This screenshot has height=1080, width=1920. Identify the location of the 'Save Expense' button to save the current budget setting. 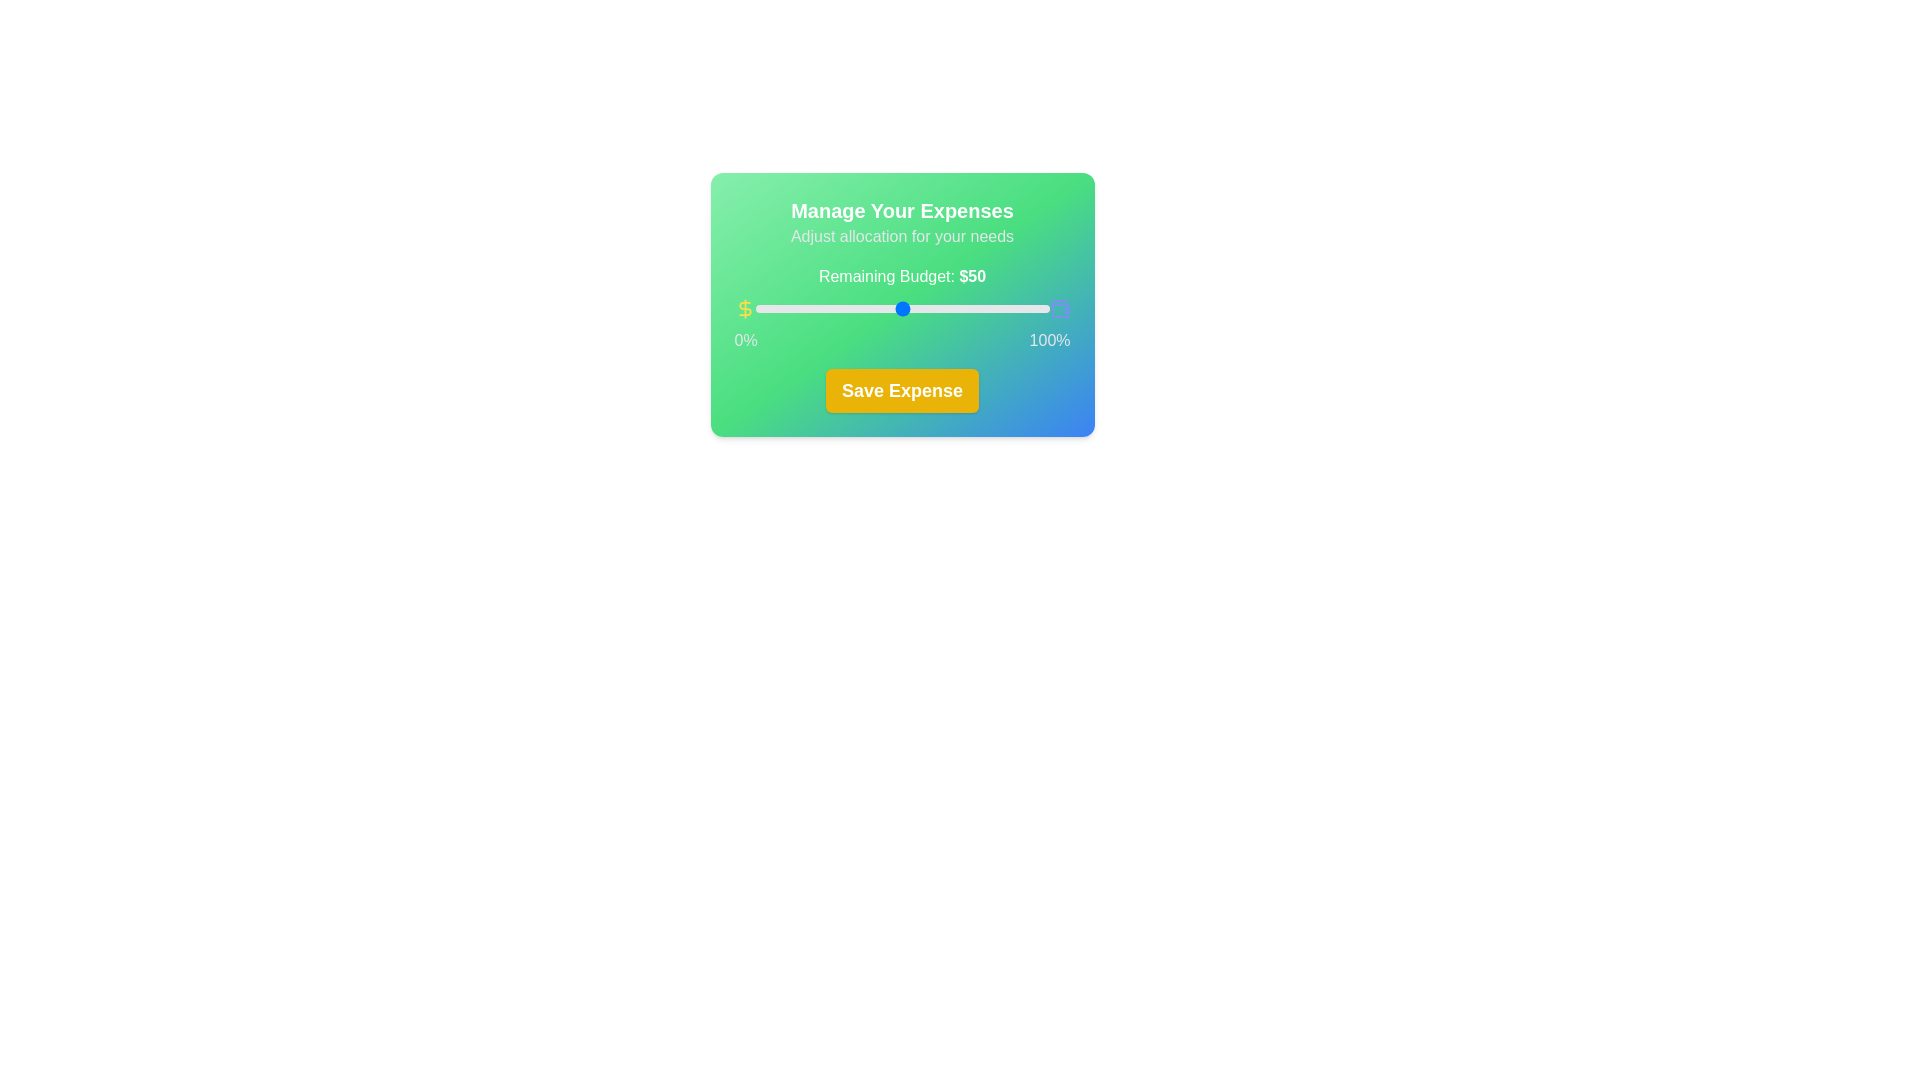
(901, 390).